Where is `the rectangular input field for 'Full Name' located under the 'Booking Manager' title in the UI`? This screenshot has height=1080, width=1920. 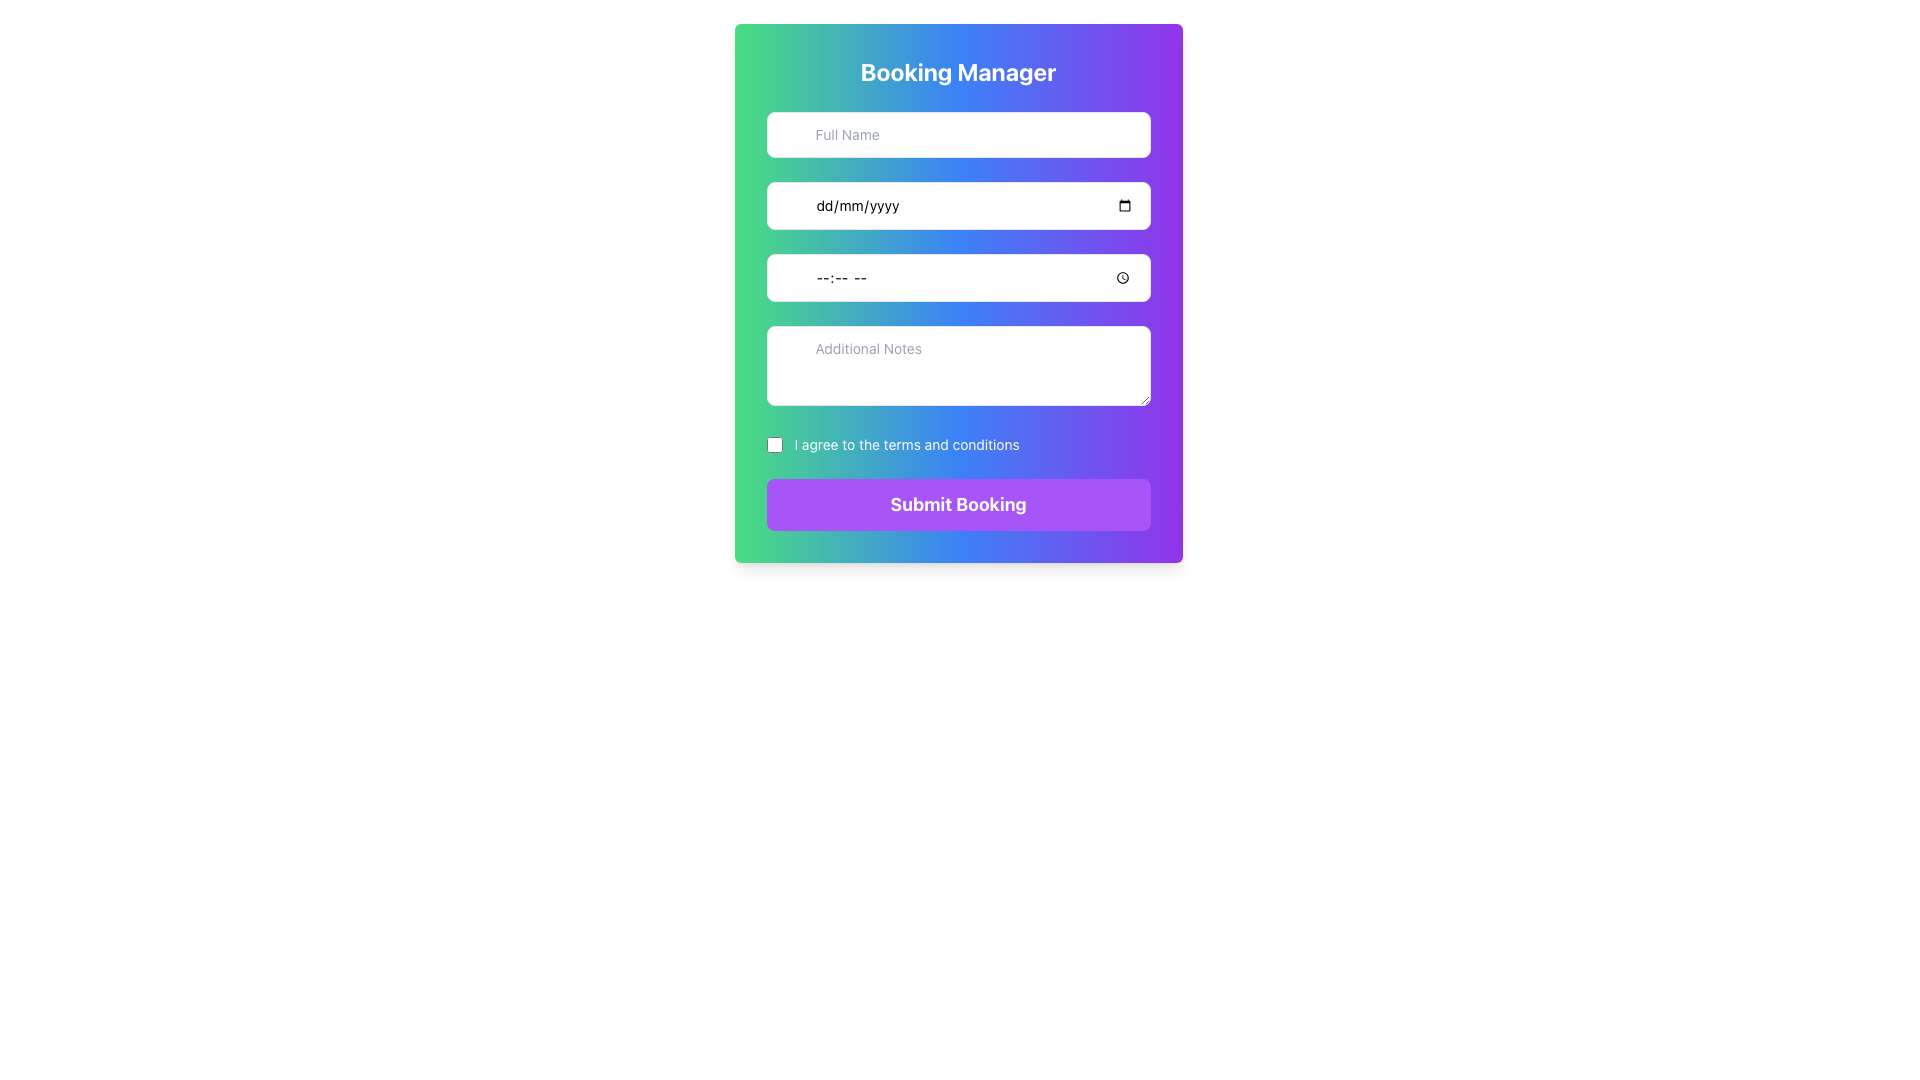
the rectangular input field for 'Full Name' located under the 'Booking Manager' title in the UI is located at coordinates (957, 135).